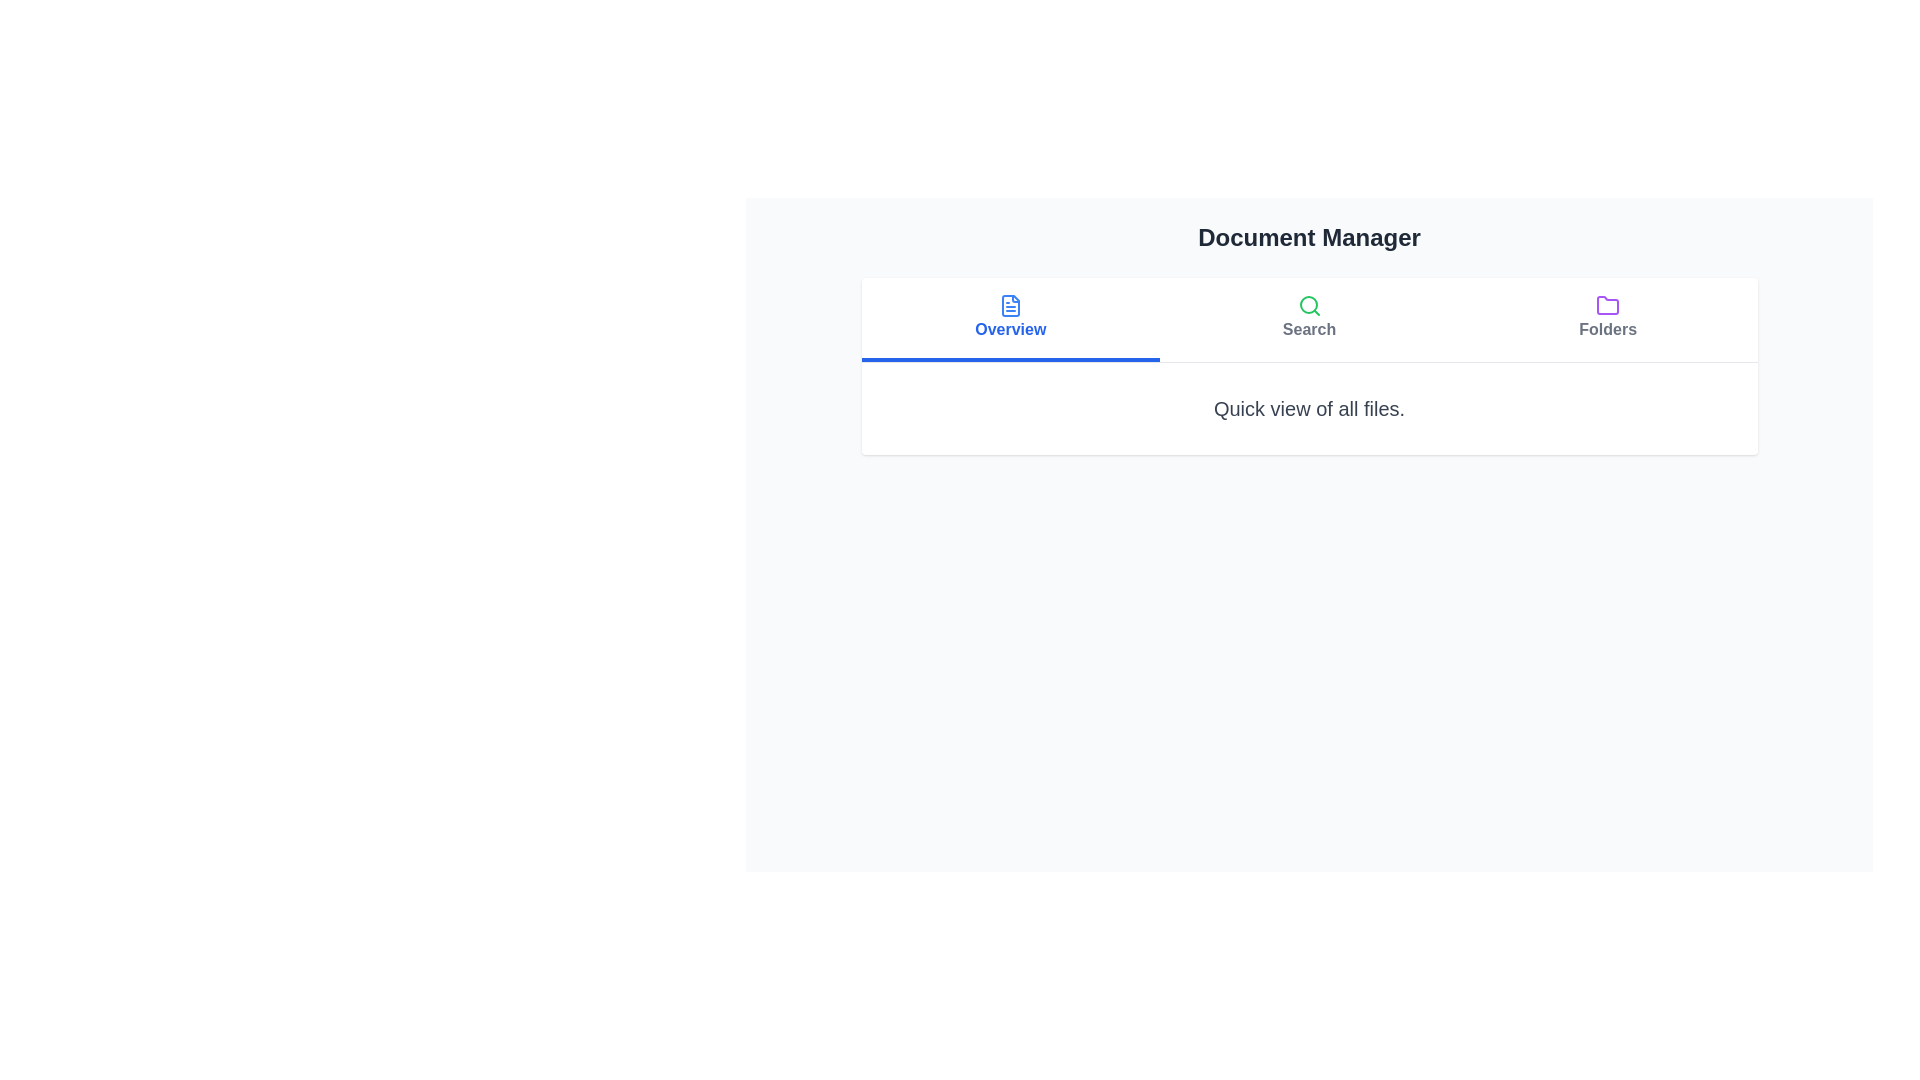 This screenshot has height=1080, width=1920. What do you see at coordinates (1309, 407) in the screenshot?
I see `the text label that reads 'Quick view of all files.' which is styled in gray on a white background, located below the header tabs in the Document Manager interface` at bounding box center [1309, 407].